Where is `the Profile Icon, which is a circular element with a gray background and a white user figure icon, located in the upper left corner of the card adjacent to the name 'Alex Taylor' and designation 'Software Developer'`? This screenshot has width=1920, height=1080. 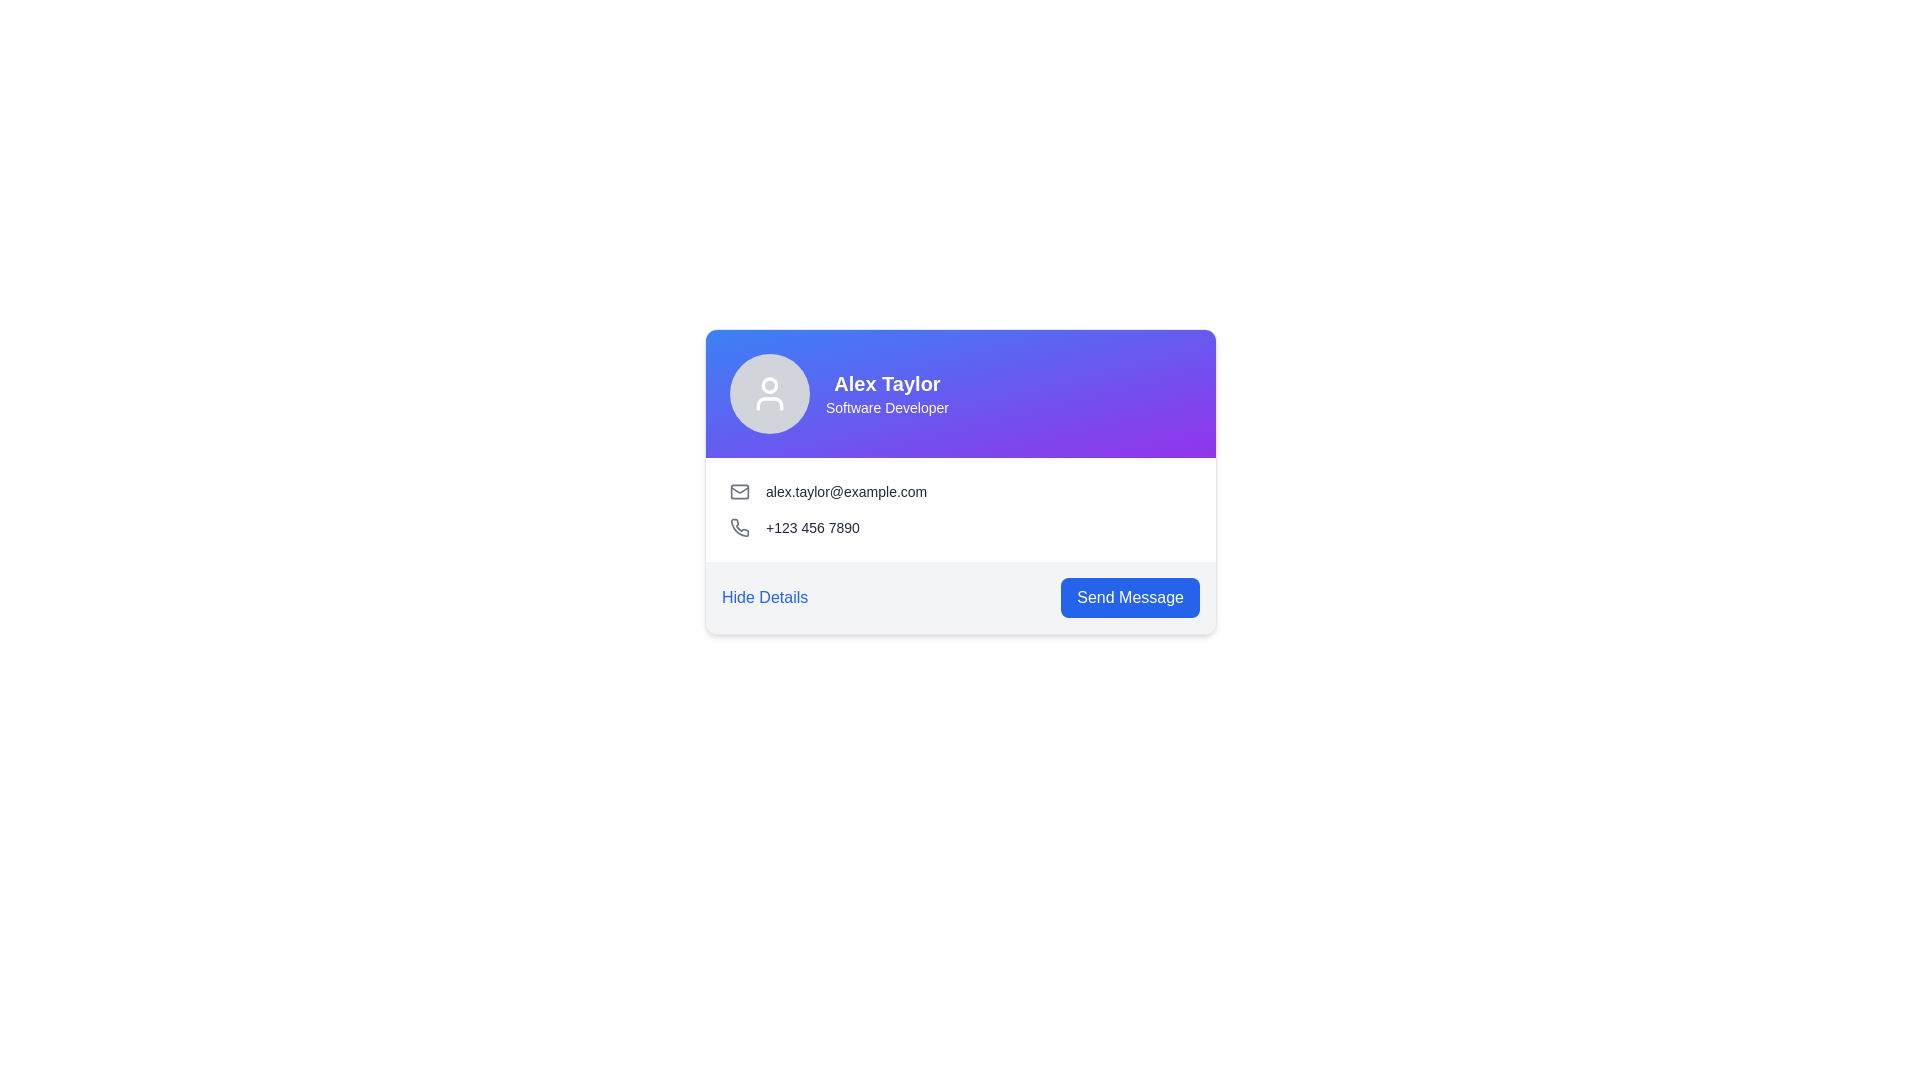
the Profile Icon, which is a circular element with a gray background and a white user figure icon, located in the upper left corner of the card adjacent to the name 'Alex Taylor' and designation 'Software Developer' is located at coordinates (768, 393).